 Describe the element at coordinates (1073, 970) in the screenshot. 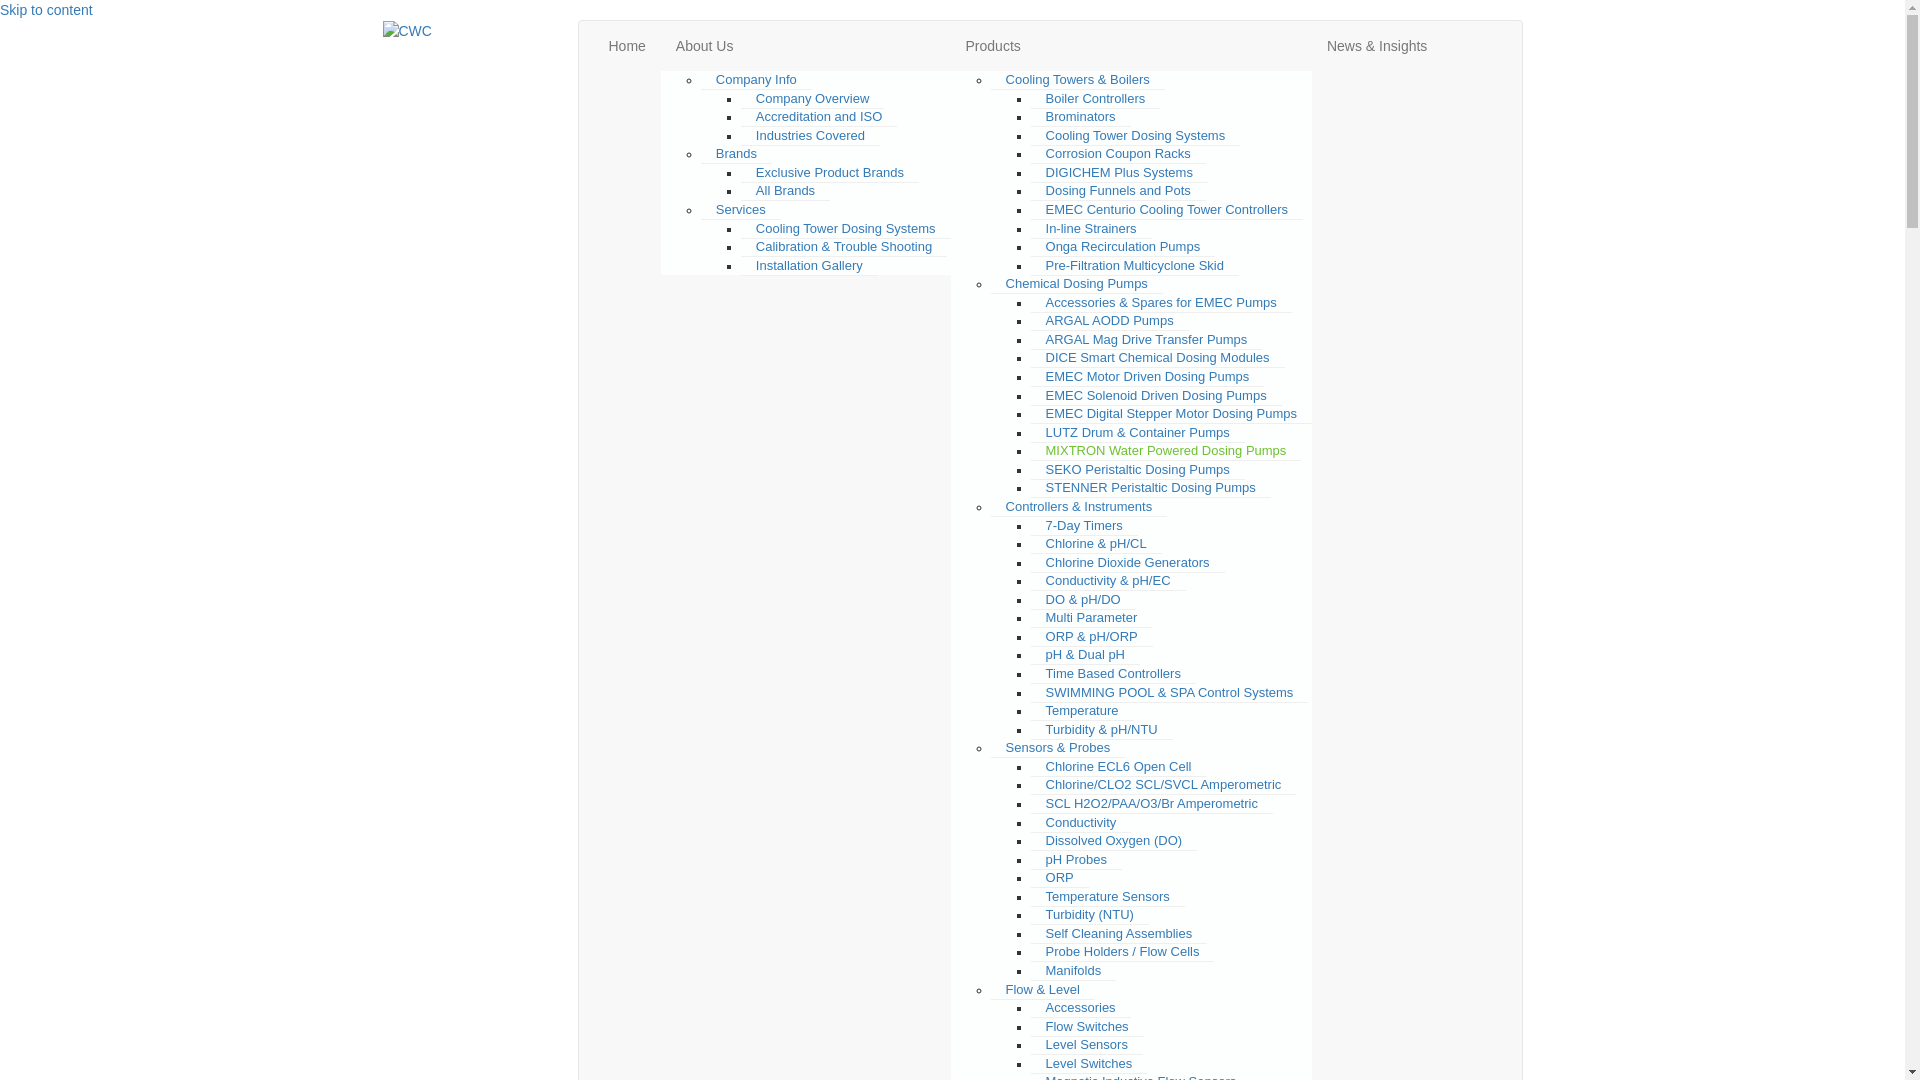

I see `'Manifolds'` at that location.